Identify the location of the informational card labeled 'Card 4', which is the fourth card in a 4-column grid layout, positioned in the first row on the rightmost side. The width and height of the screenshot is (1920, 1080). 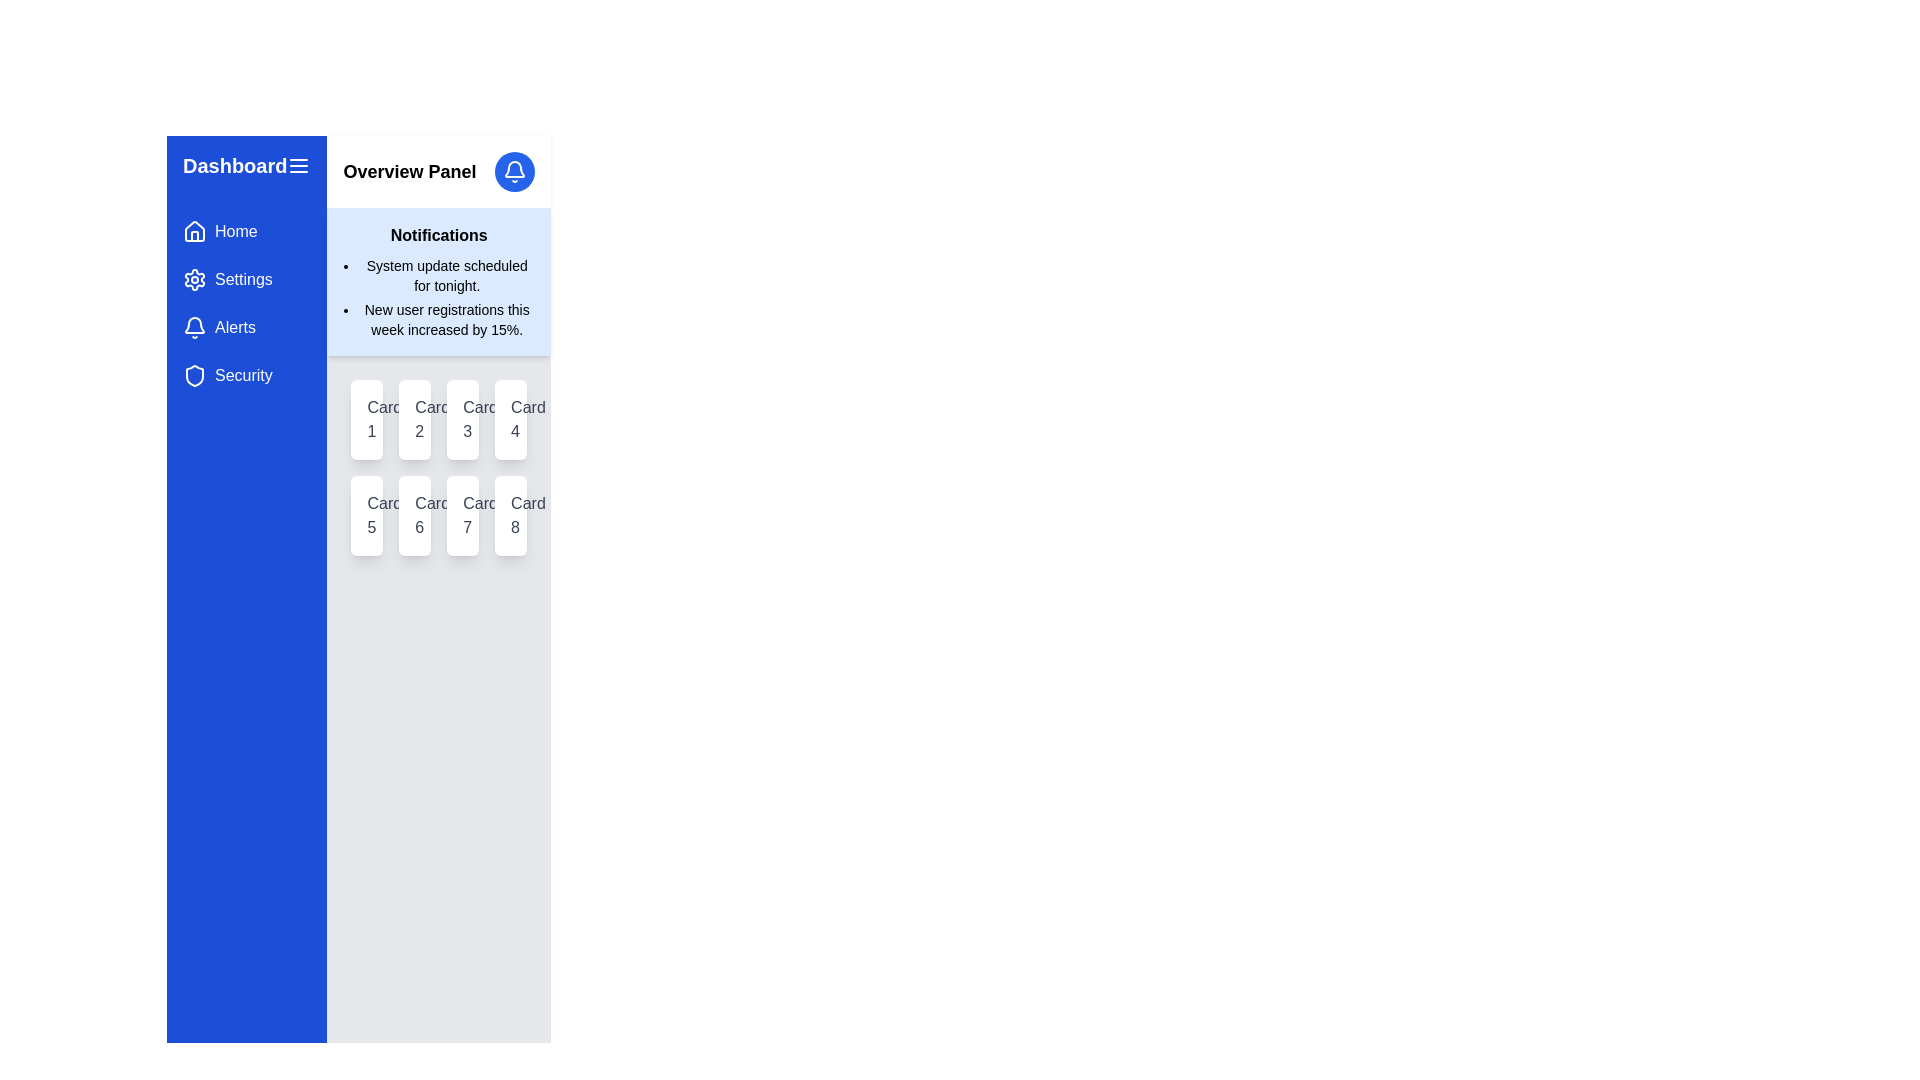
(511, 419).